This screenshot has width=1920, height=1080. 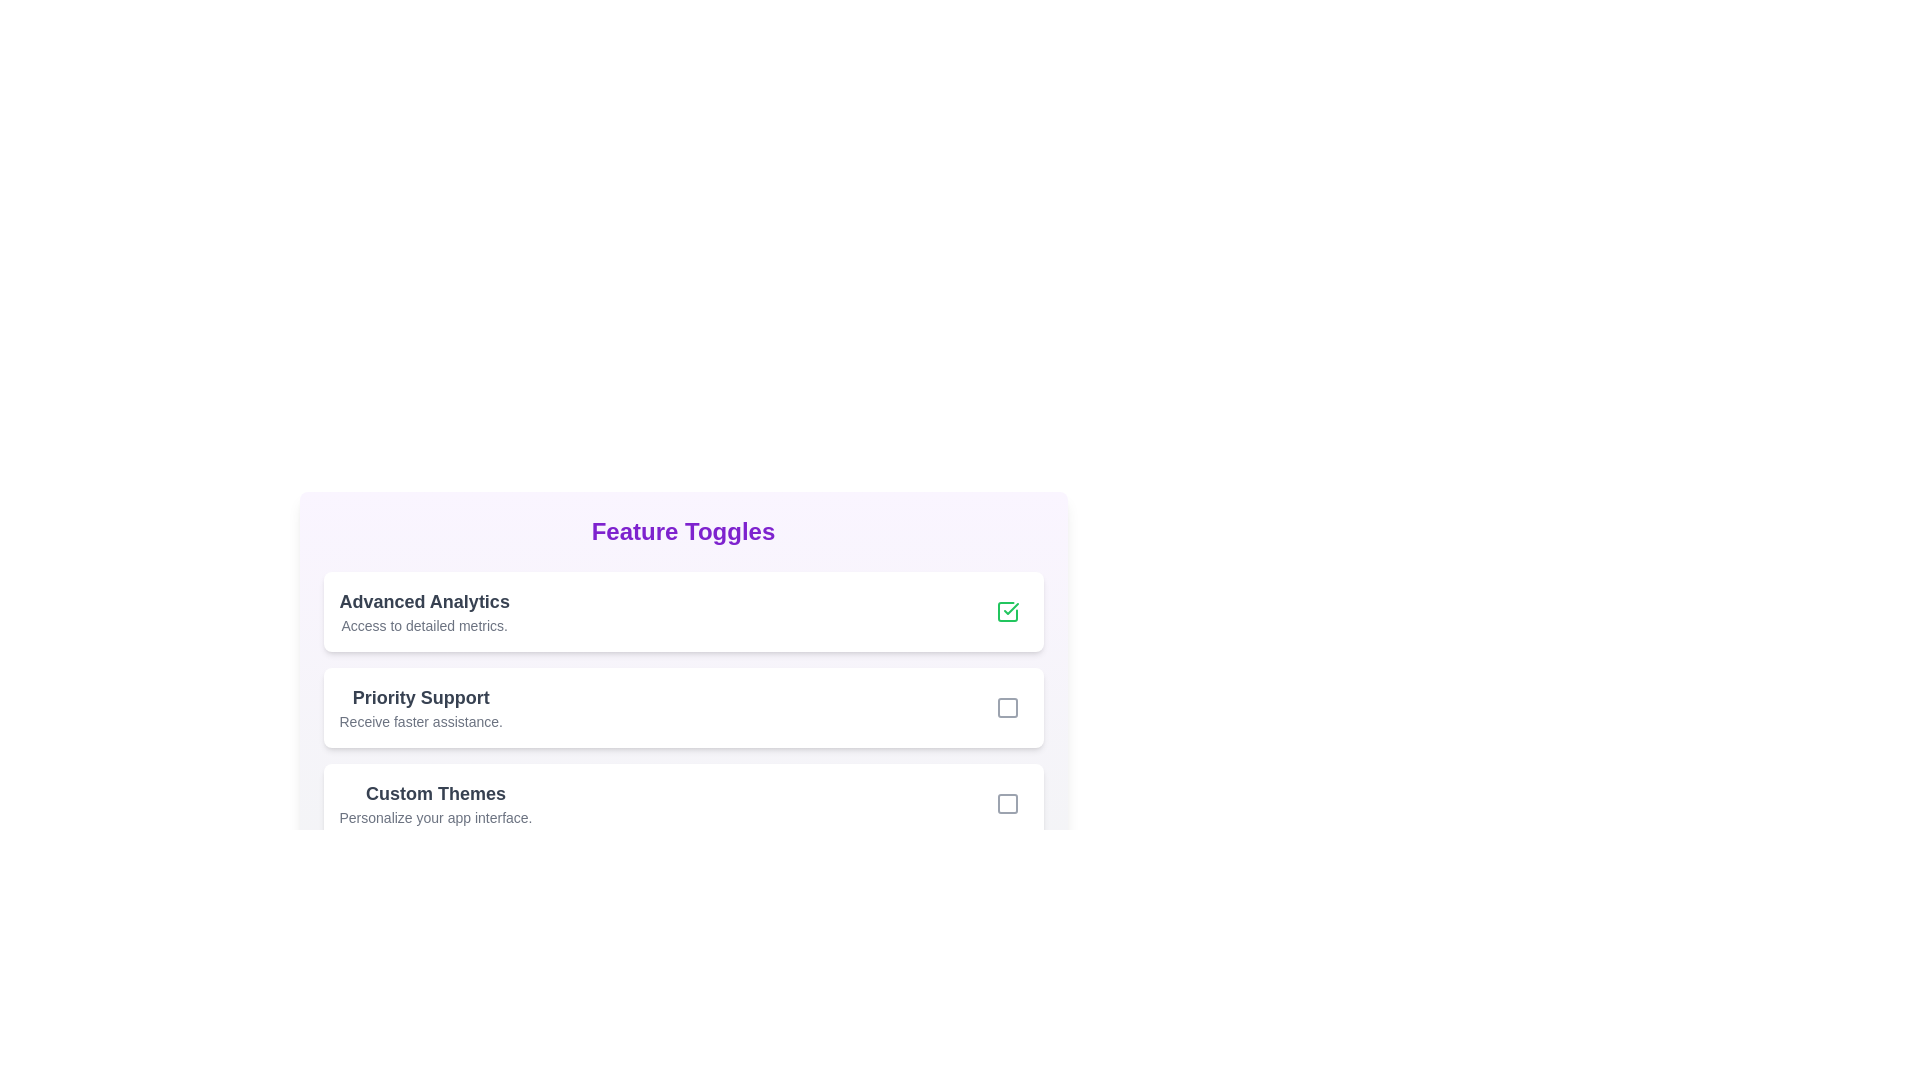 What do you see at coordinates (1007, 707) in the screenshot?
I see `the square-shaped checkbox located at the right end of the 'Priority Support' feature card to observe any hover effects` at bounding box center [1007, 707].